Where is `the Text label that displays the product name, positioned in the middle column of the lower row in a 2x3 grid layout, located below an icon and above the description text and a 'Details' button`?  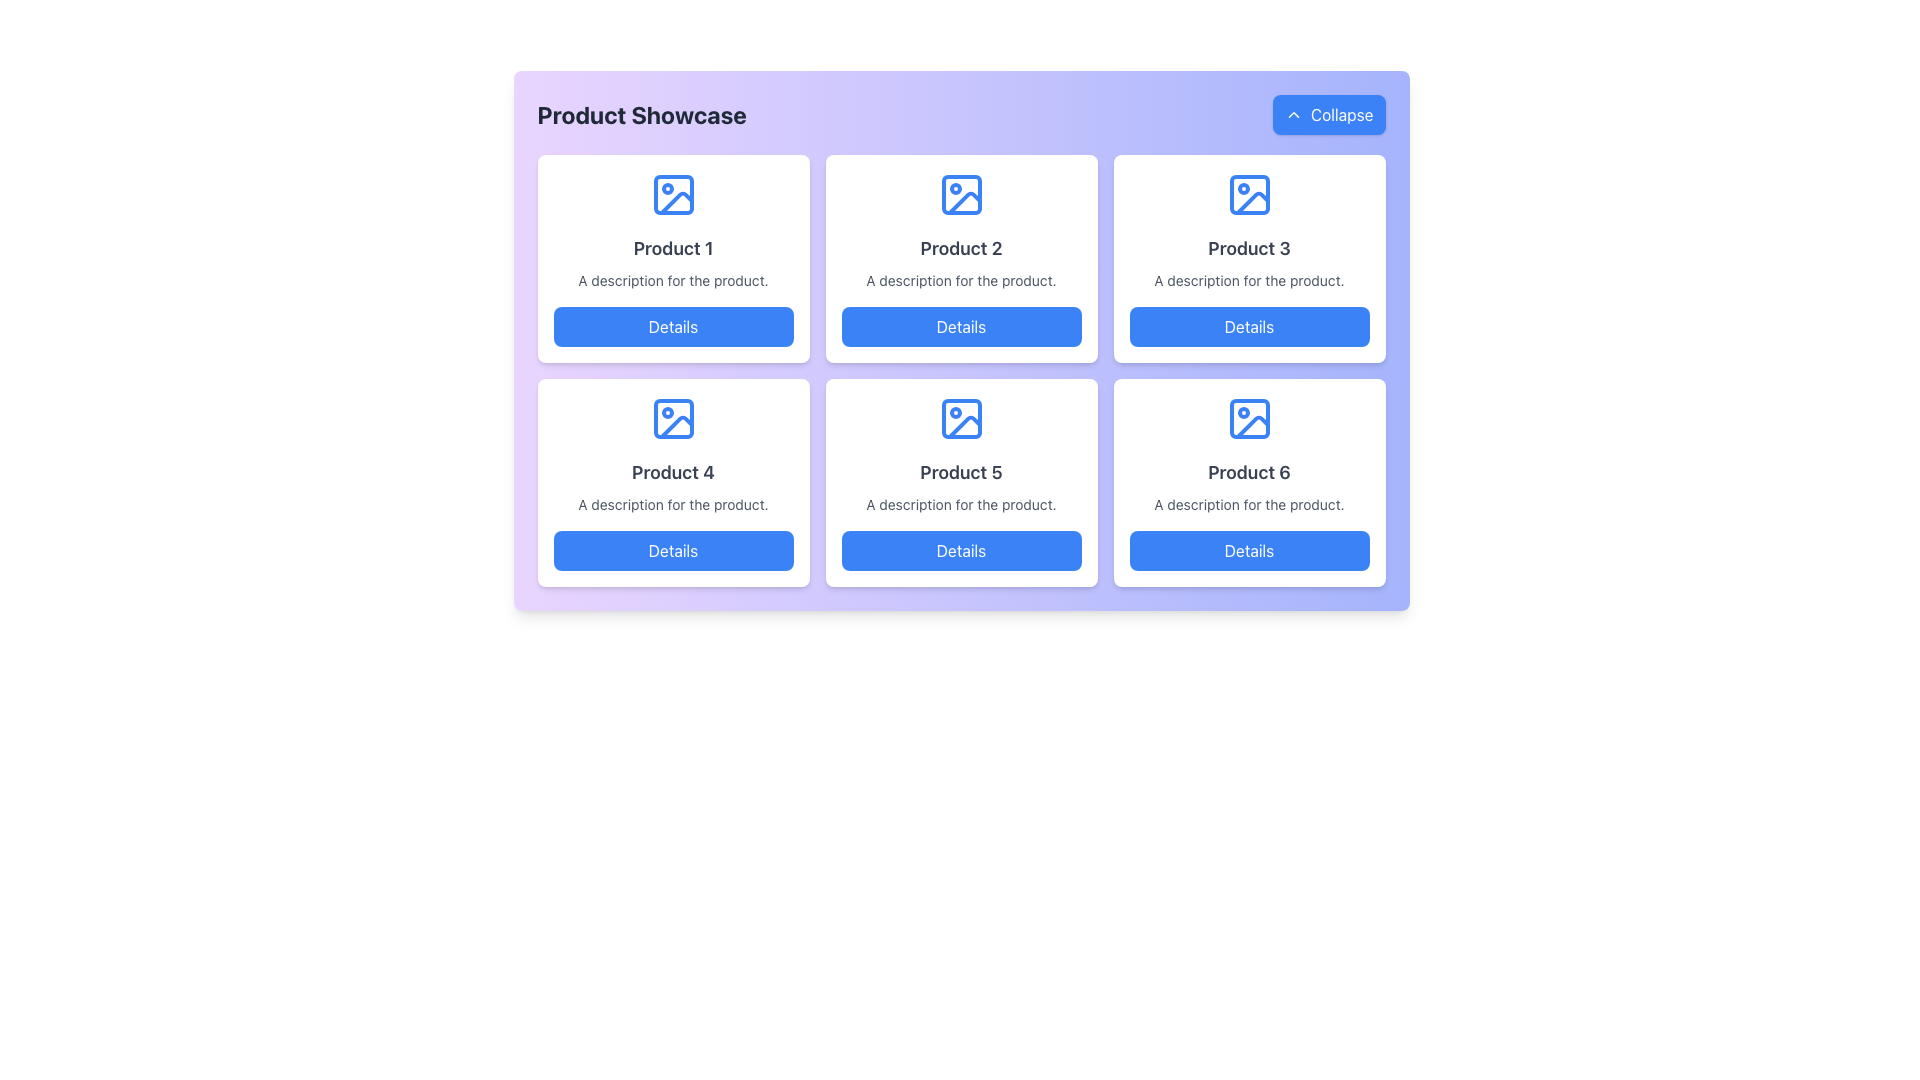 the Text label that displays the product name, positioned in the middle column of the lower row in a 2x3 grid layout, located below an icon and above the description text and a 'Details' button is located at coordinates (961, 473).